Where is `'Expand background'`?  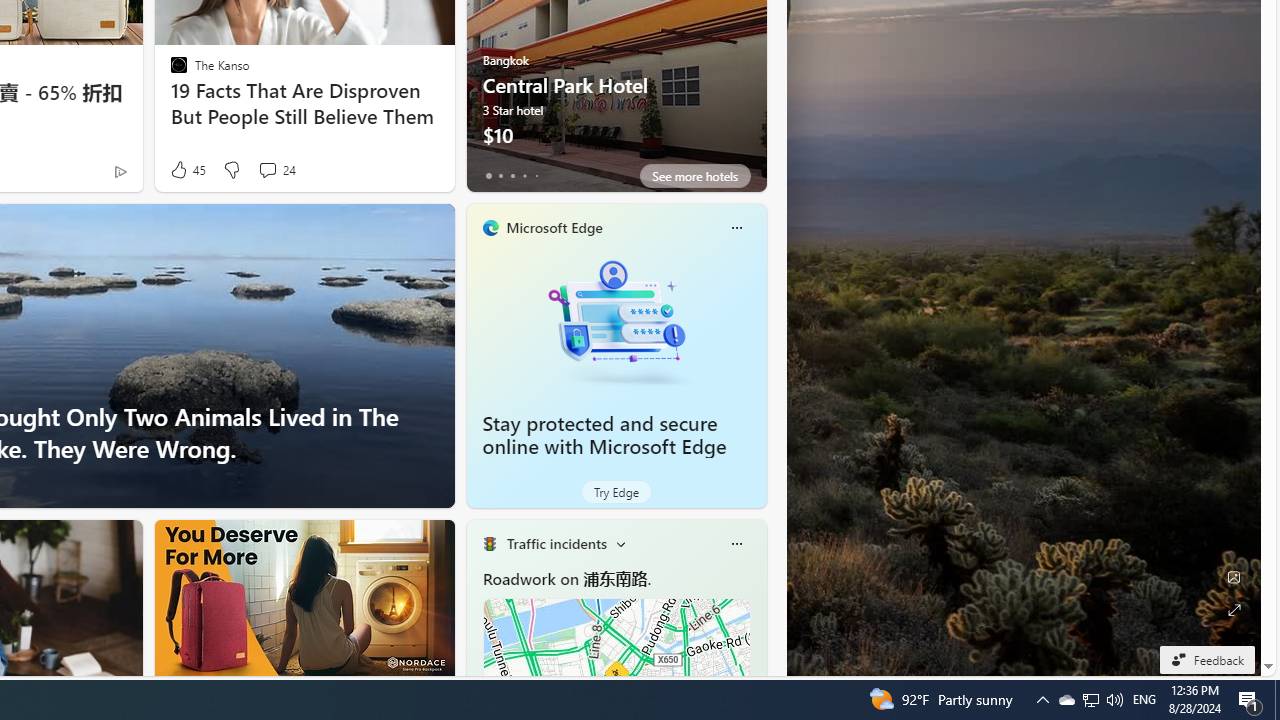 'Expand background' is located at coordinates (1232, 609).